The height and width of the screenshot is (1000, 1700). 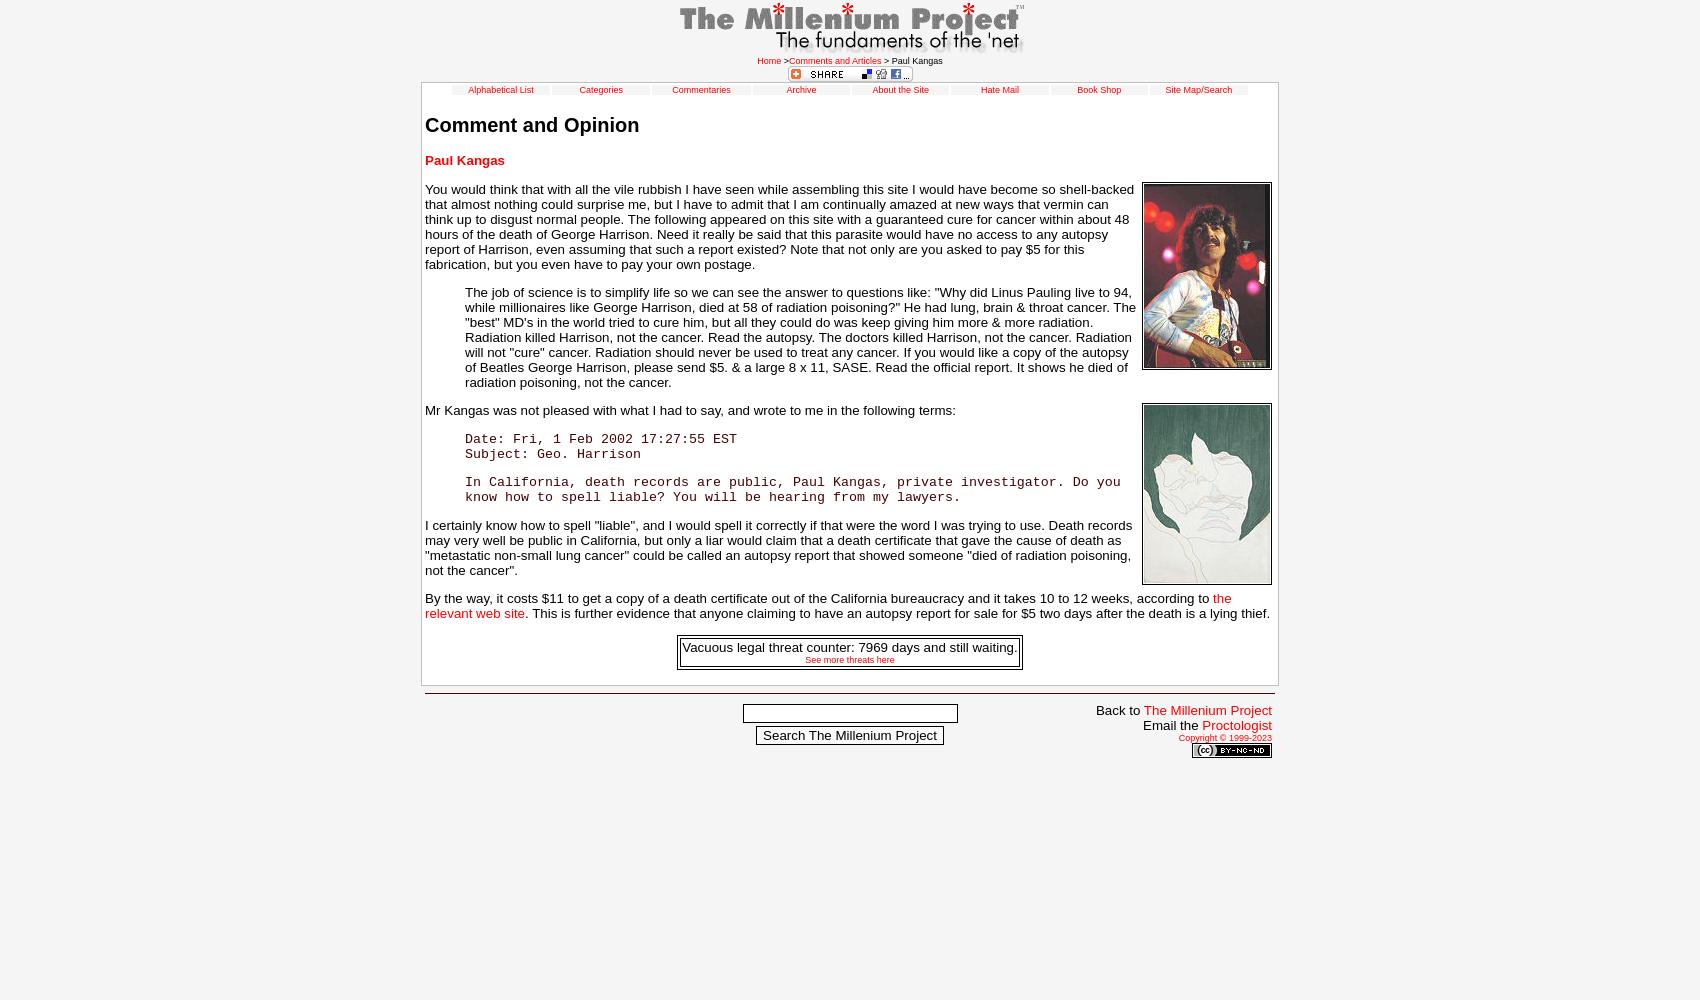 What do you see at coordinates (468, 89) in the screenshot?
I see `'Alphabetical List'` at bounding box center [468, 89].